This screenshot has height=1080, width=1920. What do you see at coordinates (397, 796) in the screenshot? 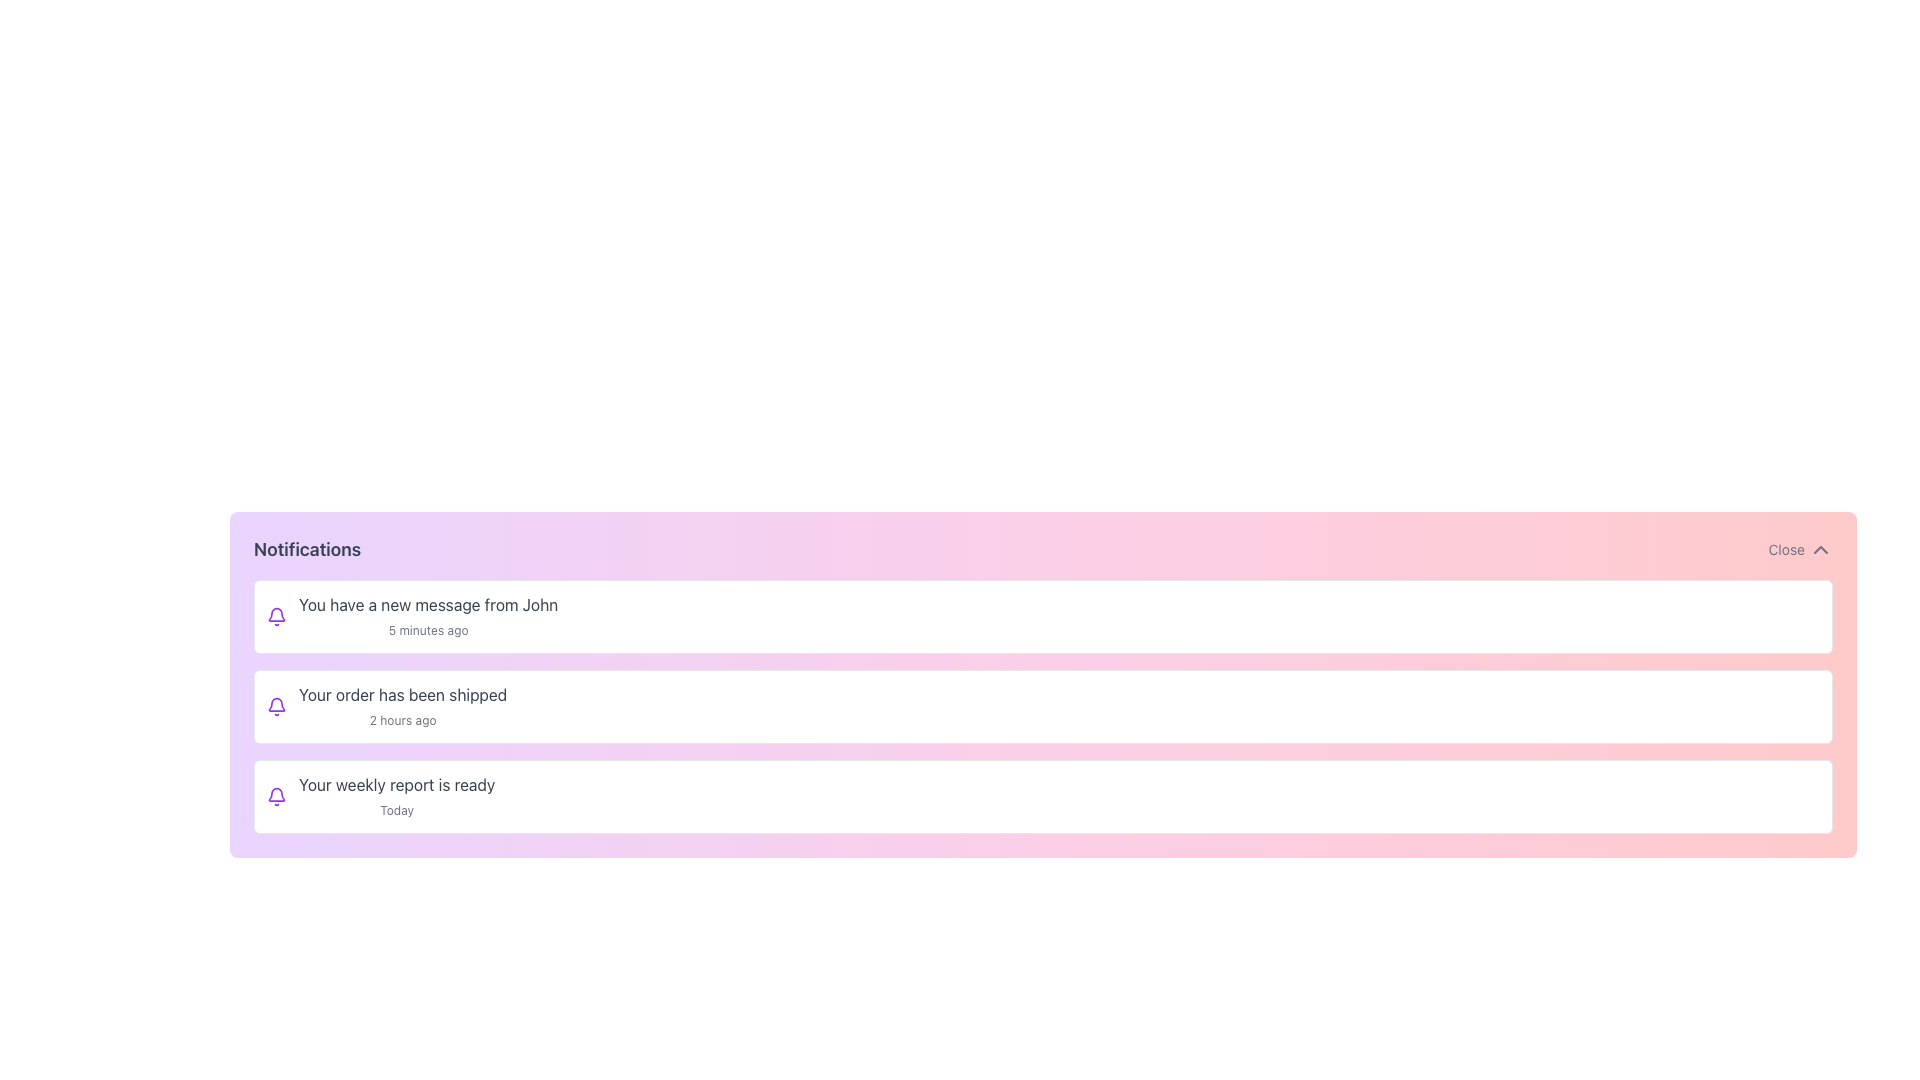
I see `the text block that contains two lines: 'Your weekly report is ready' and 'Today', located in the third notification card under the 'Notifications' heading` at bounding box center [397, 796].